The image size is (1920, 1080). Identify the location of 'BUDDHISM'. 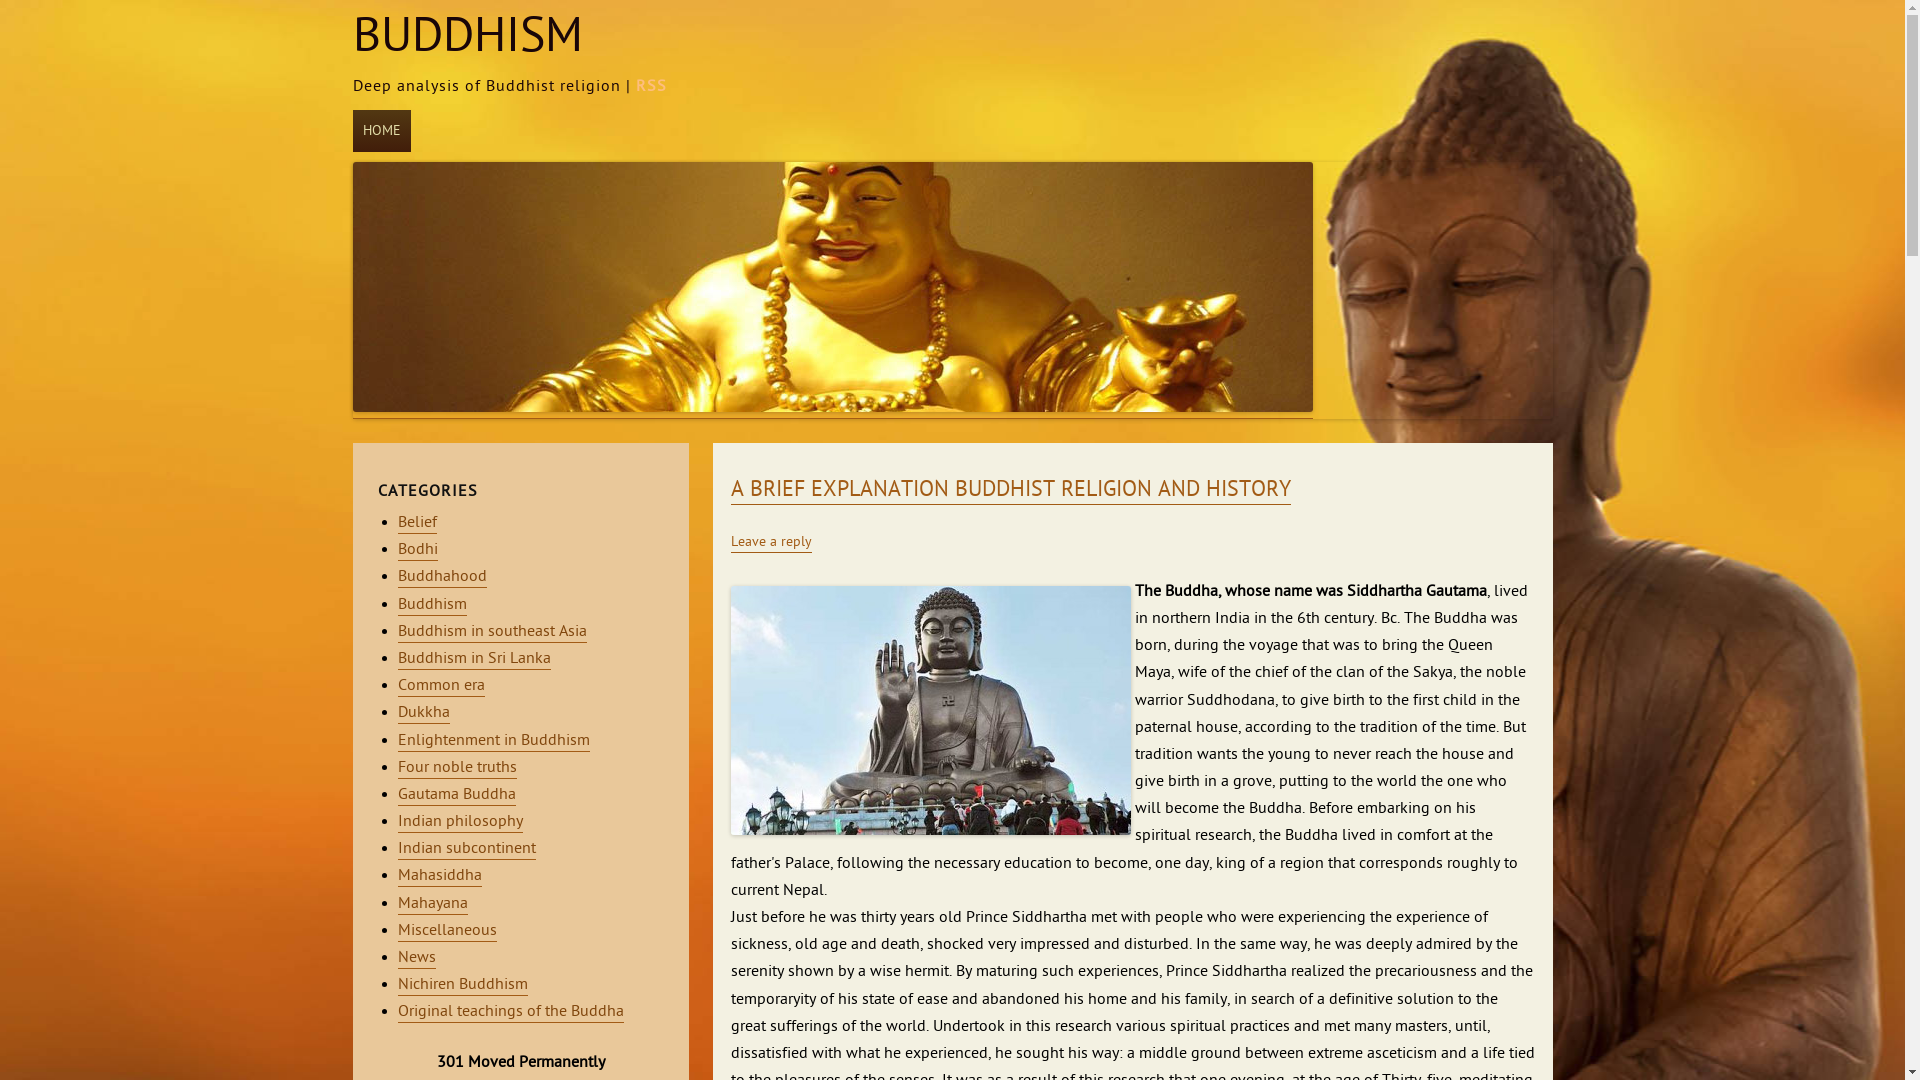
(351, 37).